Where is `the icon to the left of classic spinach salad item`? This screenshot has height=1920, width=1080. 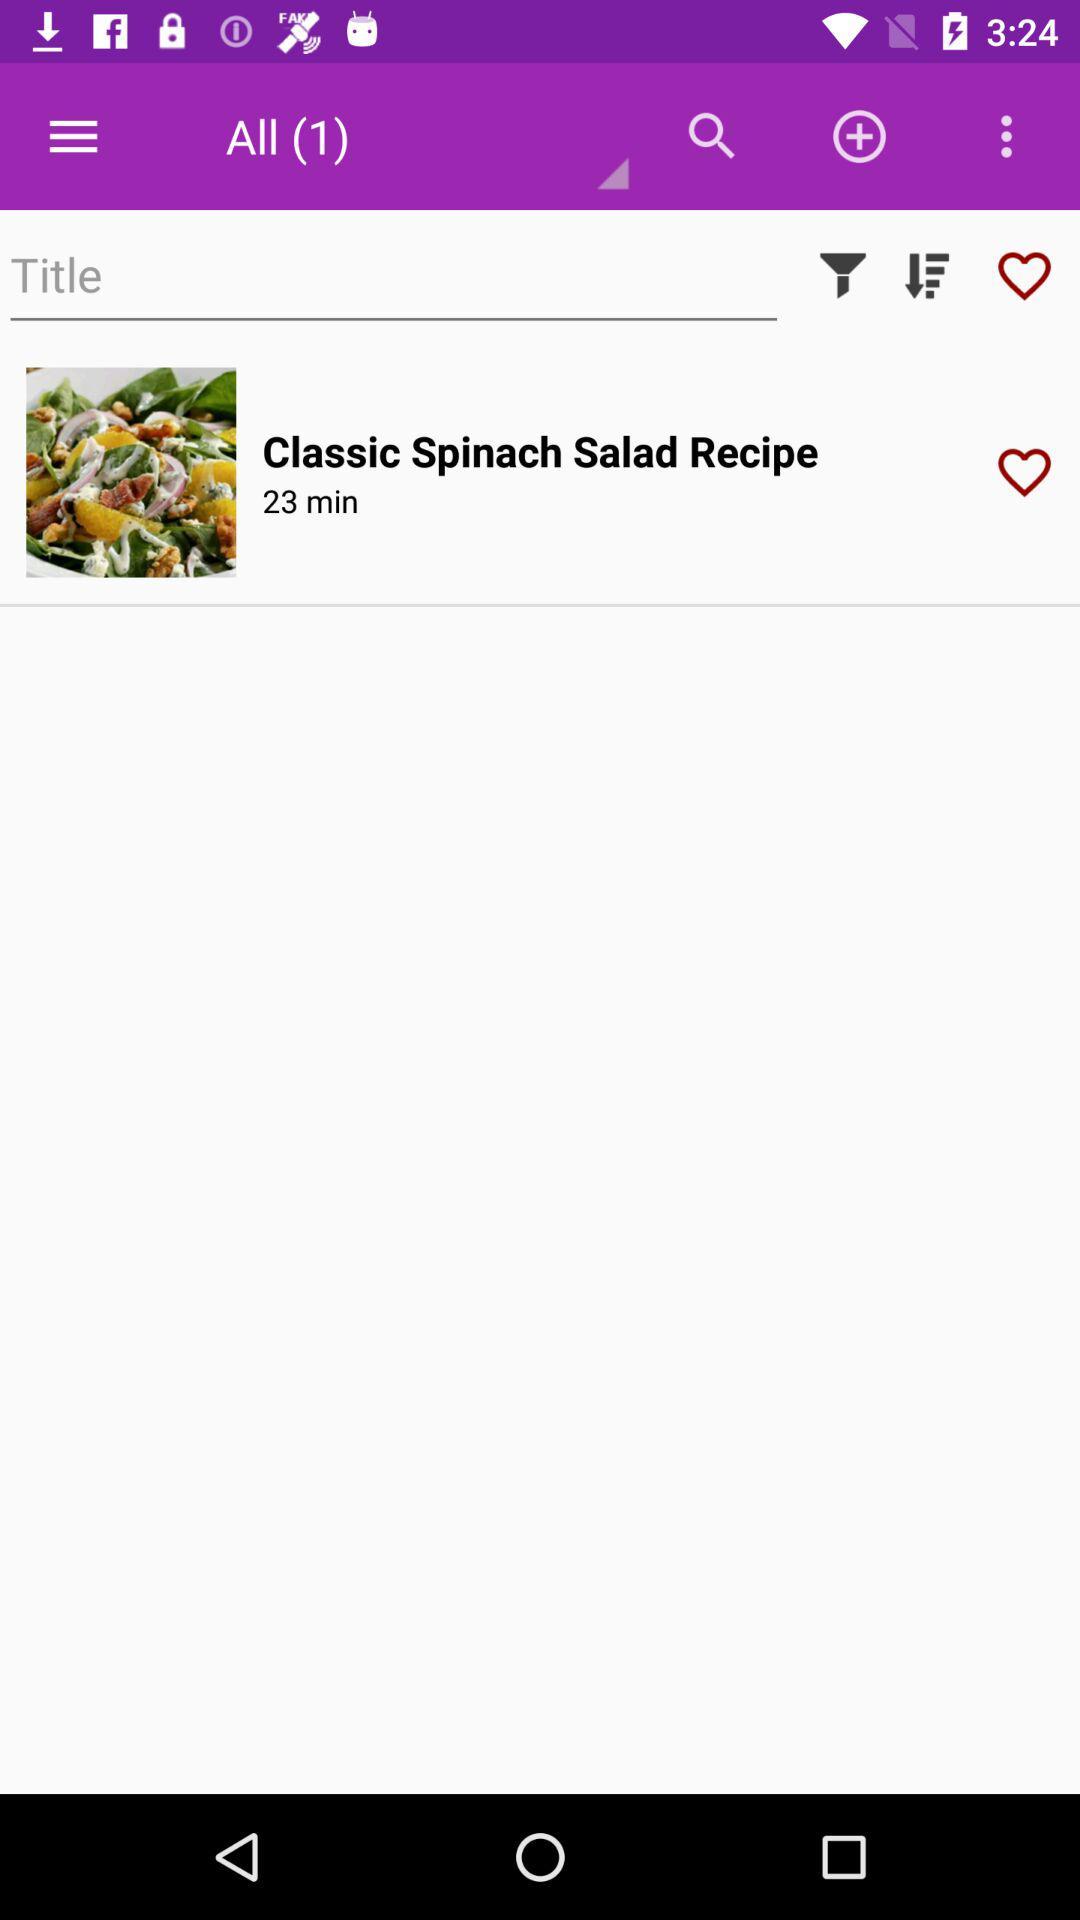
the icon to the left of classic spinach salad item is located at coordinates (131, 471).